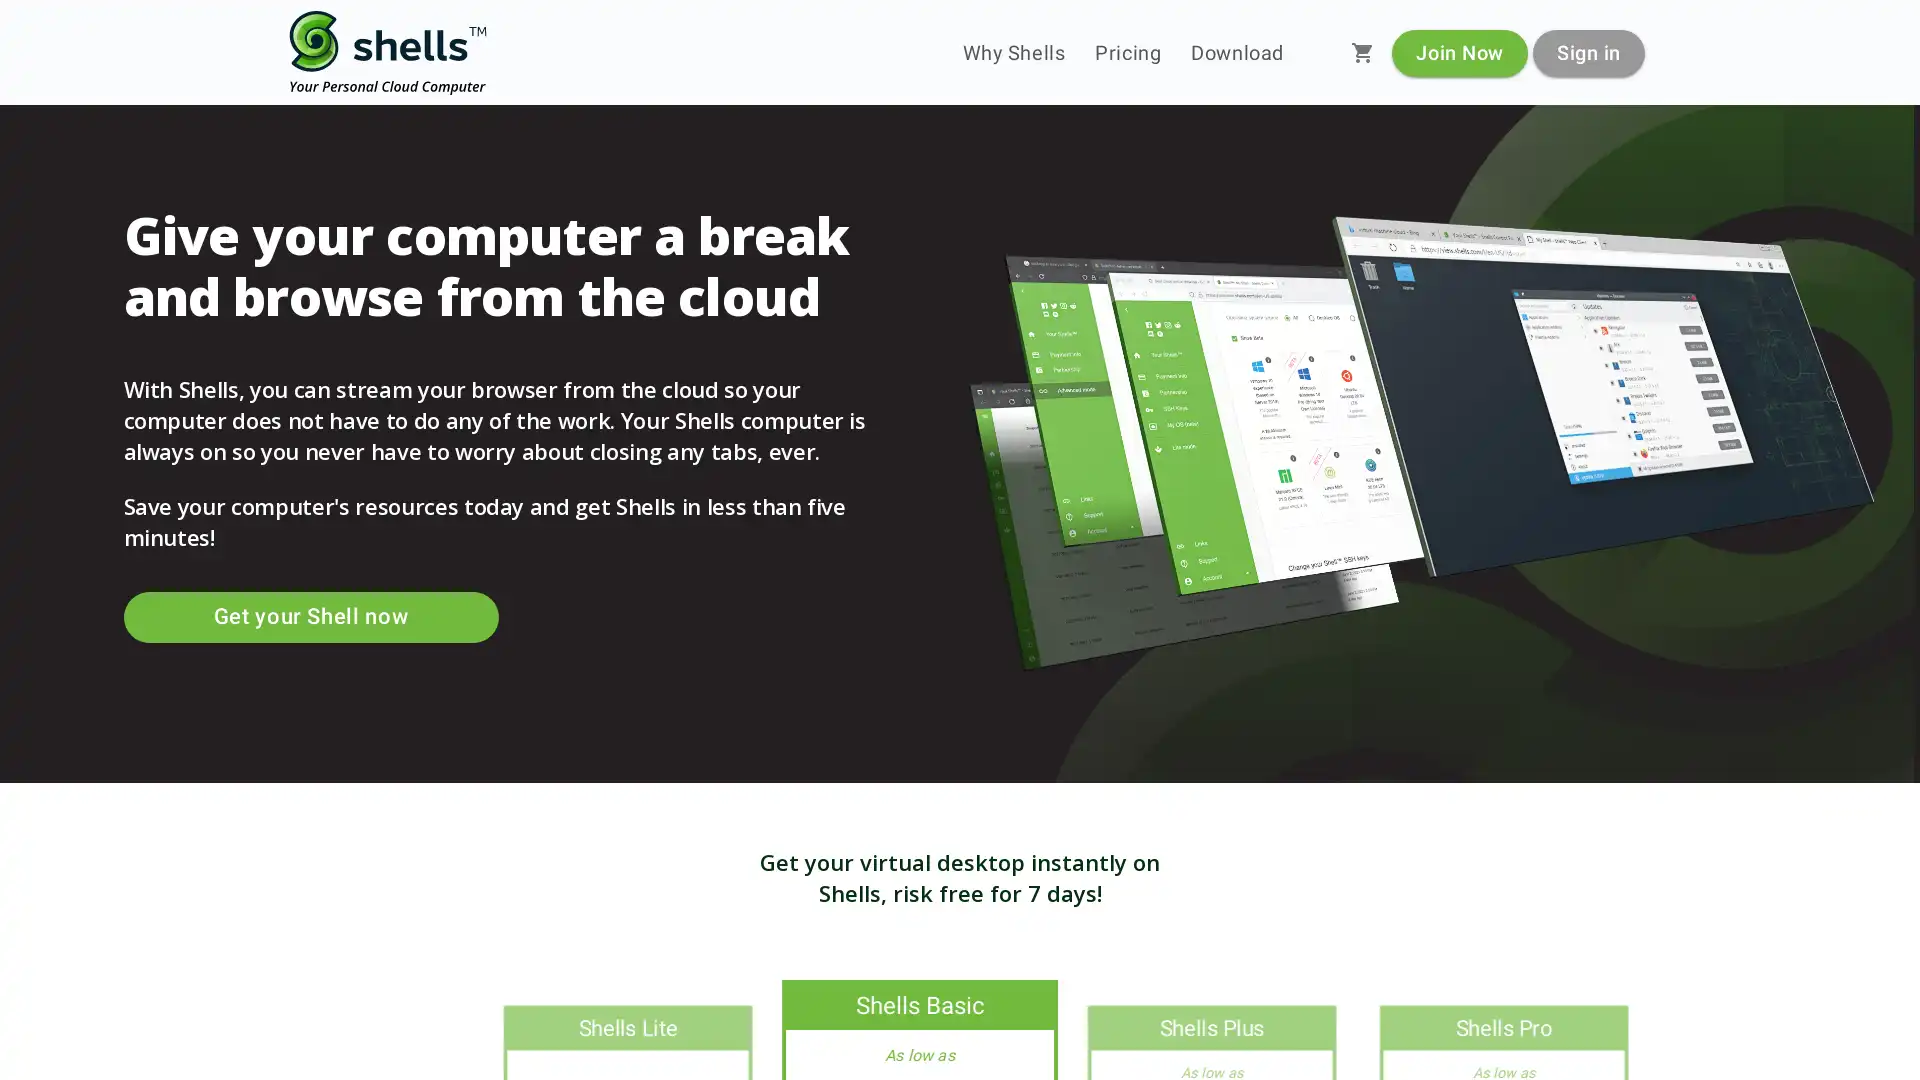 This screenshot has height=1080, width=1920. What do you see at coordinates (388, 52) in the screenshot?
I see `Shells Logo` at bounding box center [388, 52].